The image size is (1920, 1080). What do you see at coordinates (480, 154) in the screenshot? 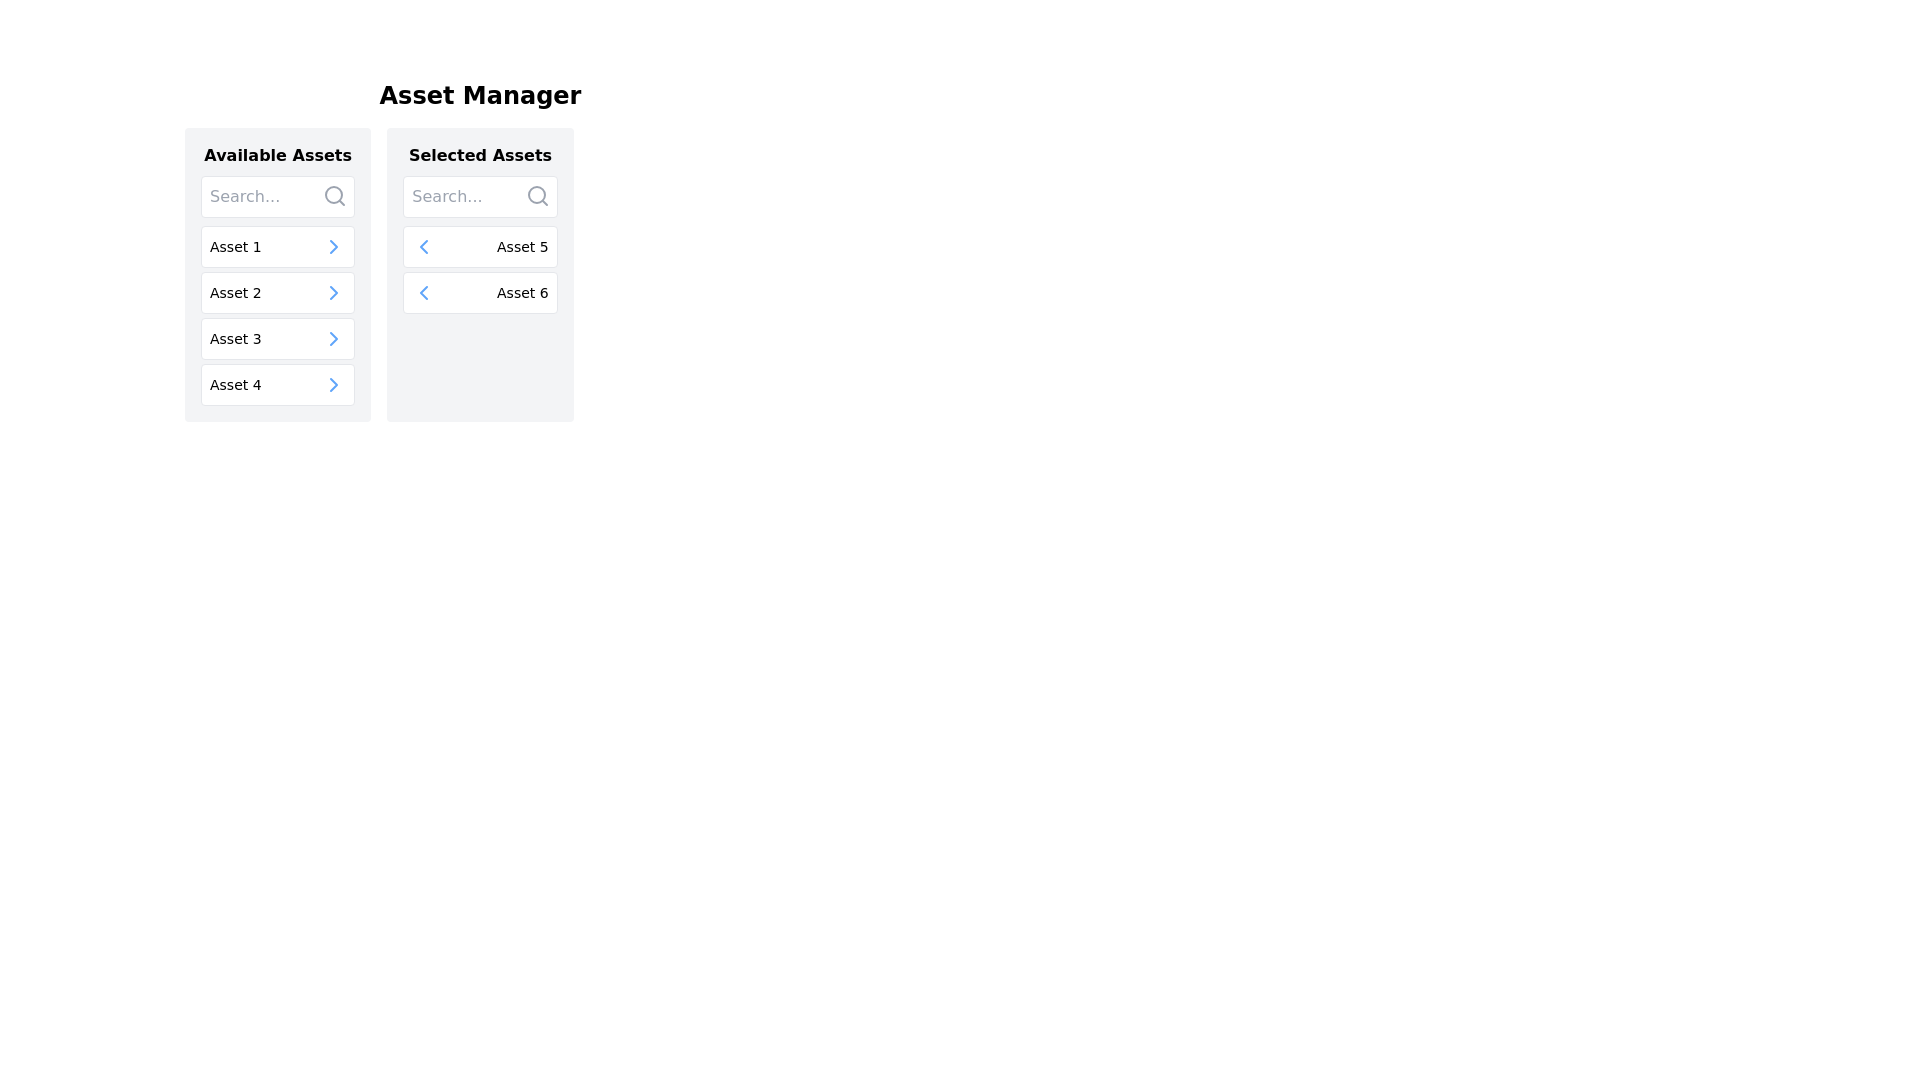
I see `the bold label with the text 'Selected Assets', located at the top of the right panel under the header 'Asset Manager'` at bounding box center [480, 154].